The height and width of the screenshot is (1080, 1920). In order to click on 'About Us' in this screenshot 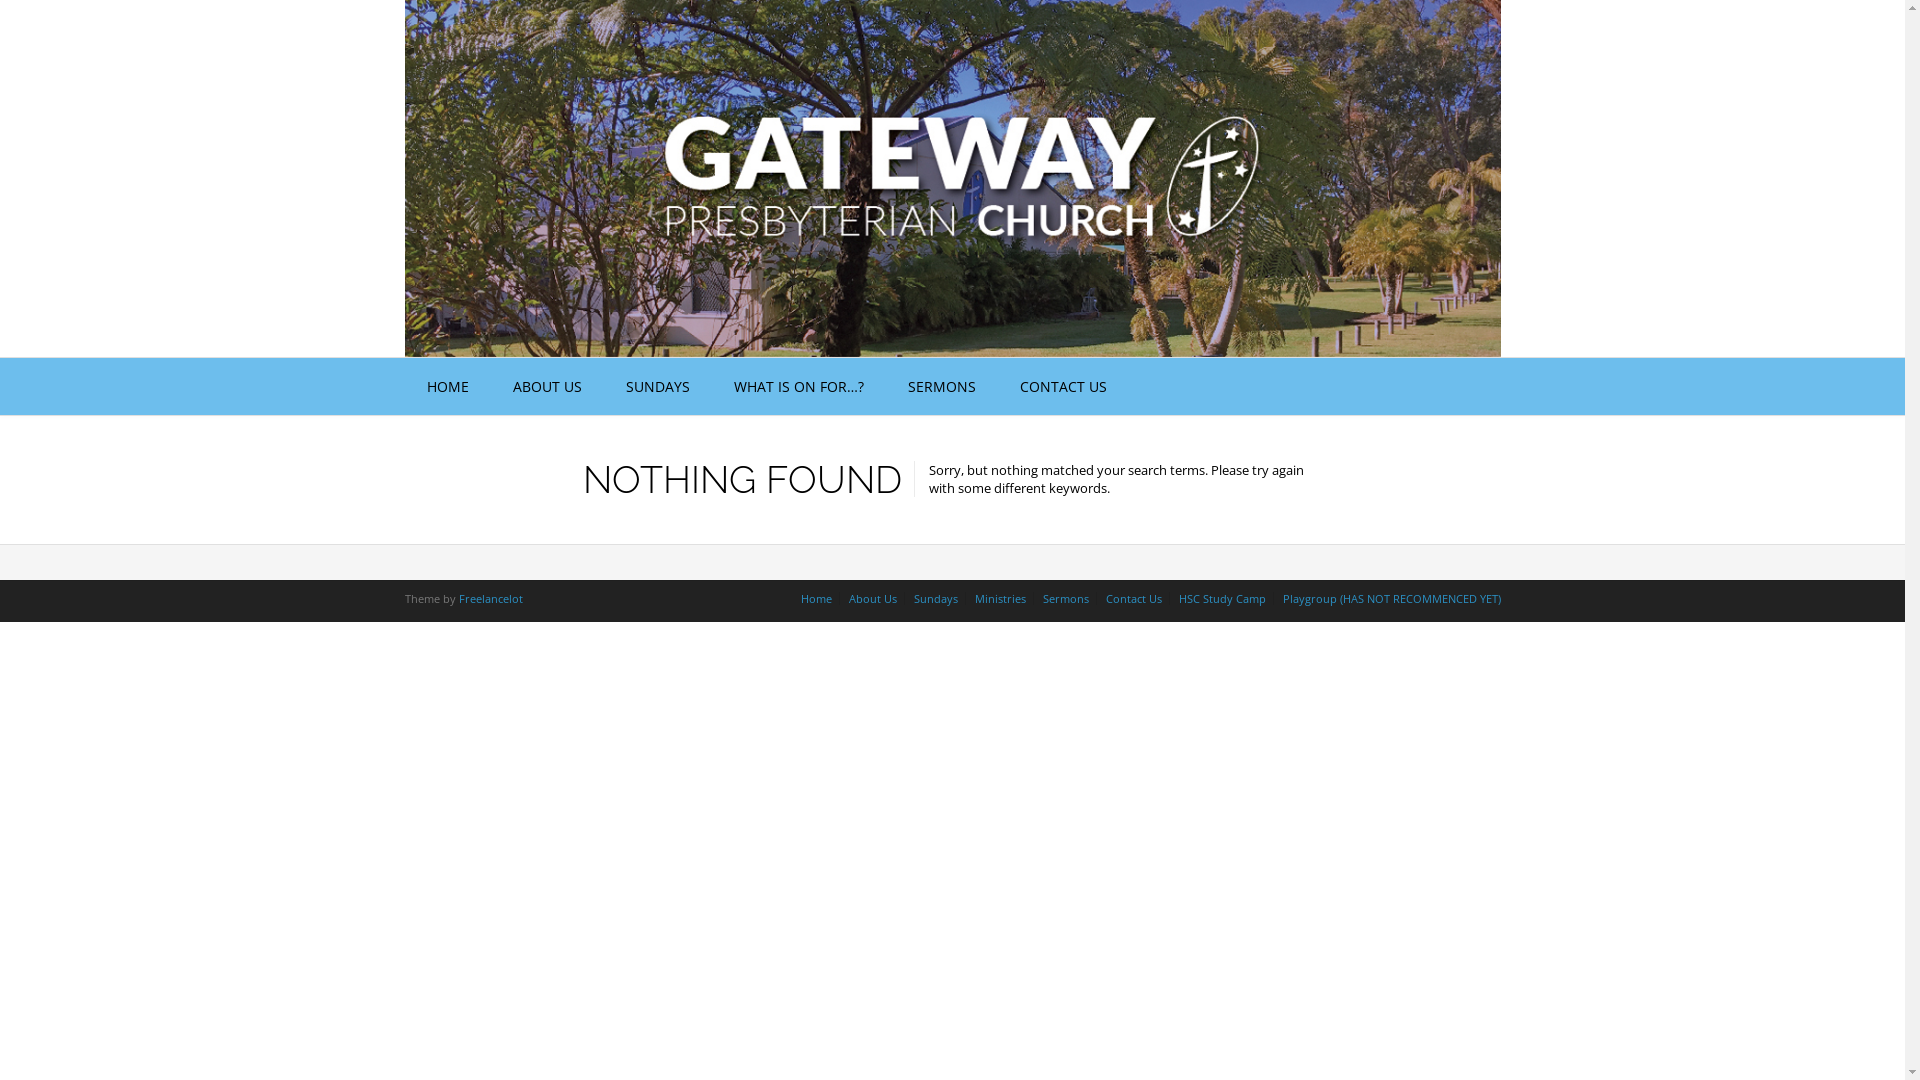, I will do `click(841, 597)`.